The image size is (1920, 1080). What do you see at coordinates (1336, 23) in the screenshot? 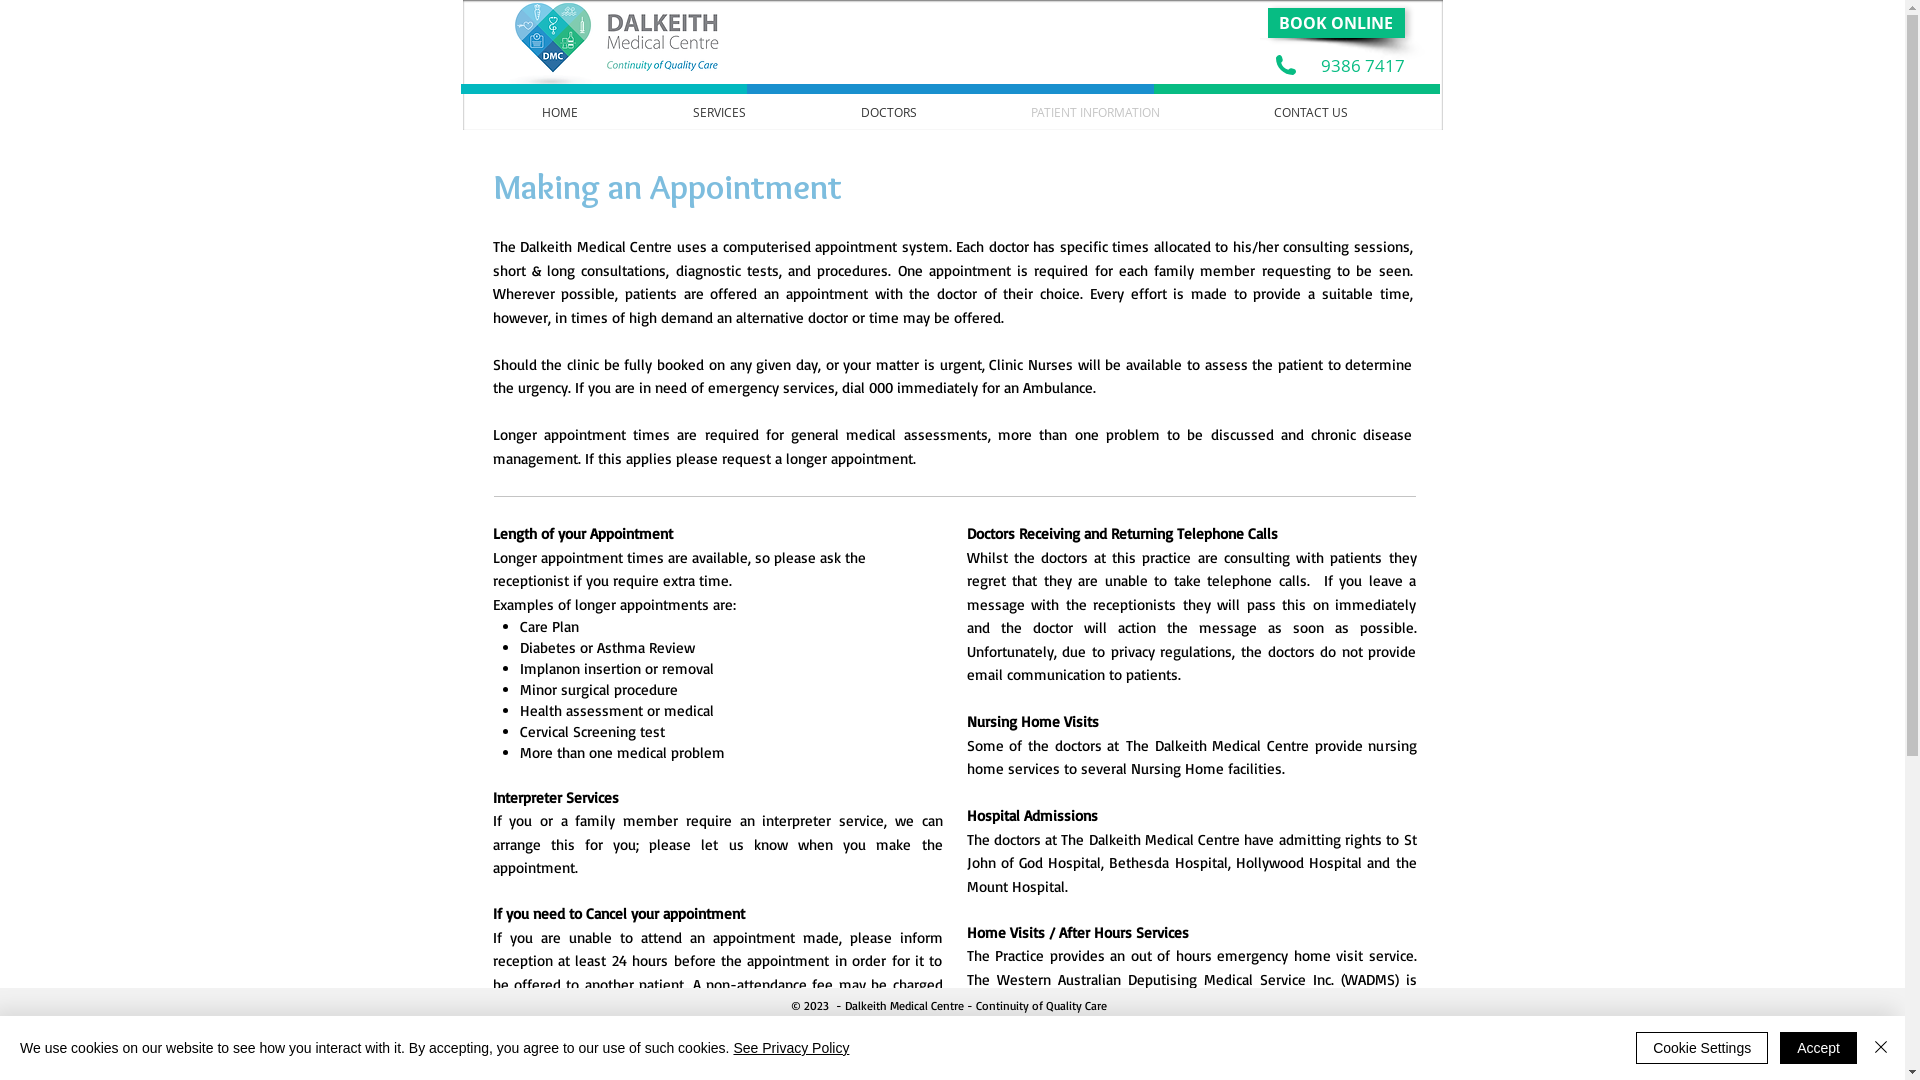
I see `'BOOK ONLINE'` at bounding box center [1336, 23].